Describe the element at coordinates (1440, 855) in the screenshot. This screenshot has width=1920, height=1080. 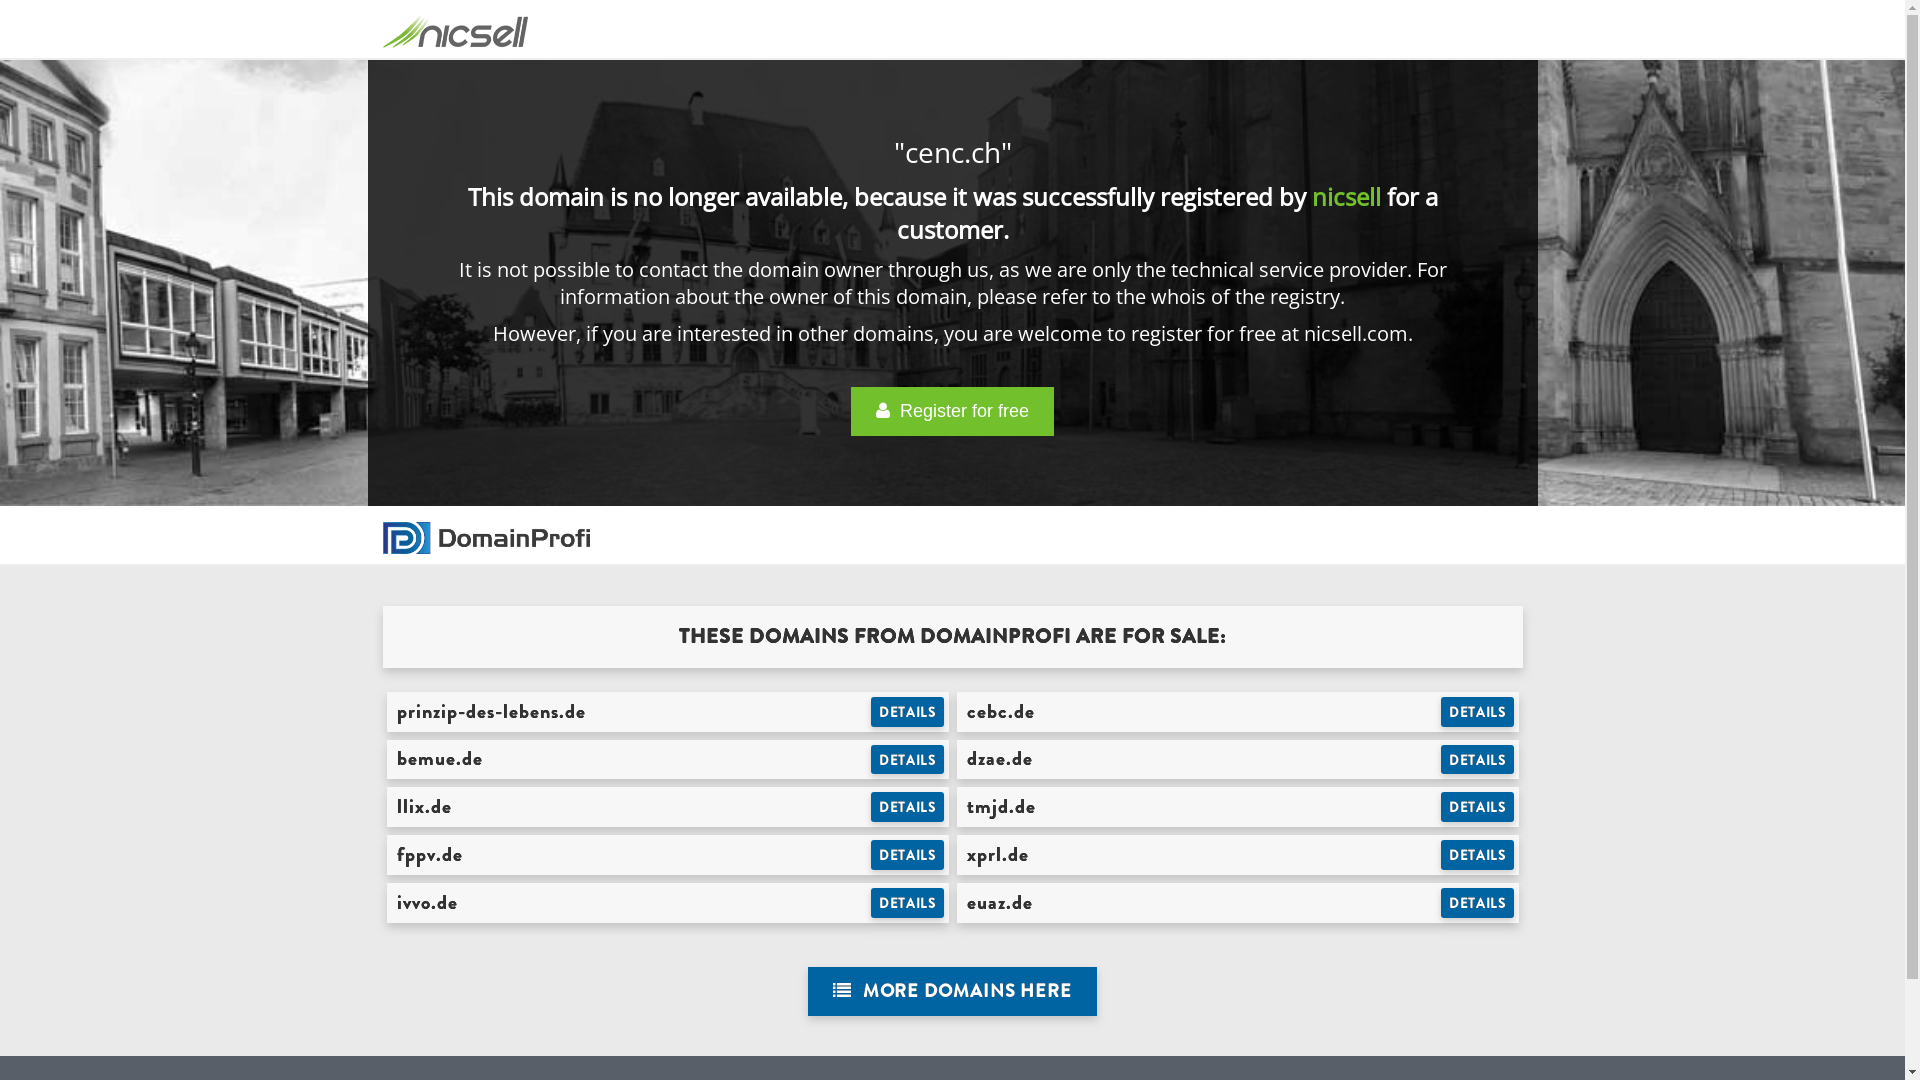
I see `'DETAILS'` at that location.